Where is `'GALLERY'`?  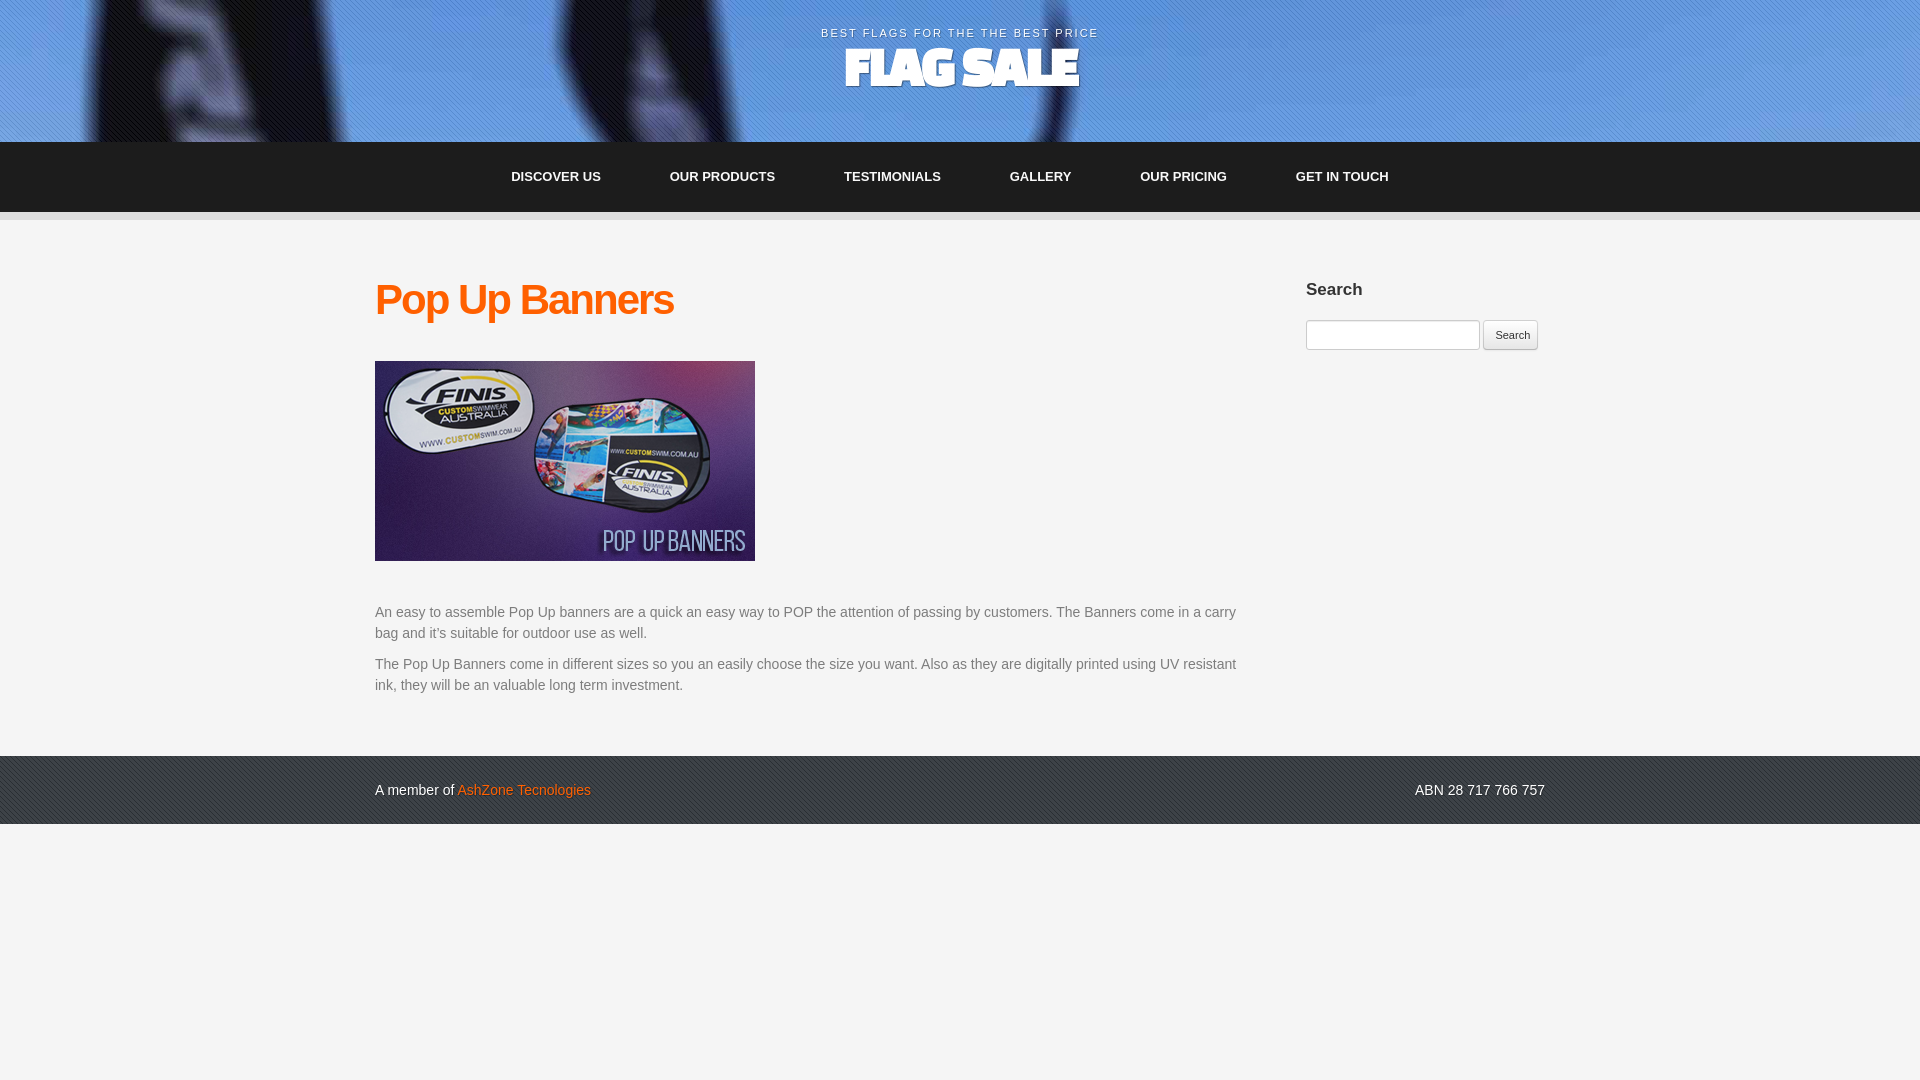 'GALLERY' is located at coordinates (1050, 176).